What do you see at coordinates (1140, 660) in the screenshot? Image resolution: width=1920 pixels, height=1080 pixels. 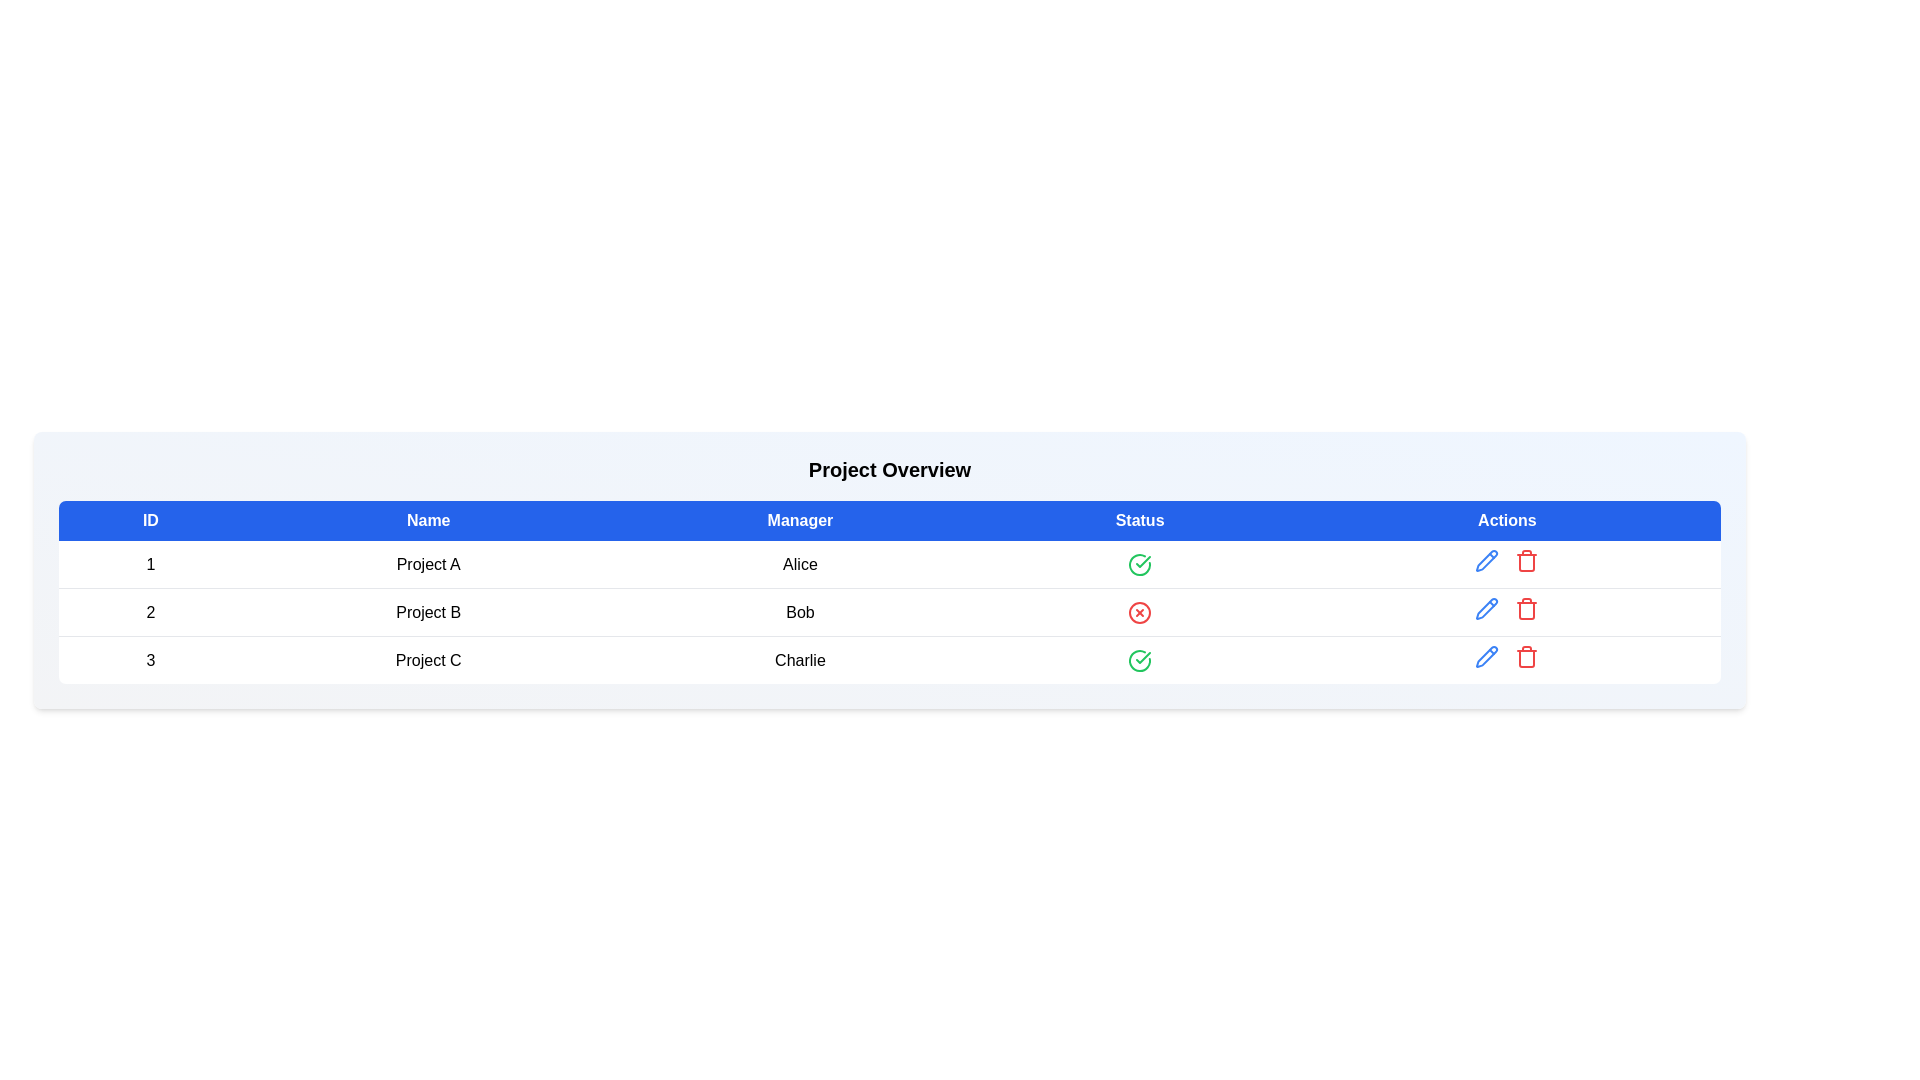 I see `the green checkmark status indicator located in the 'Status' column of the third row in the table, which corresponds to the project managed by 'Charlie'` at bounding box center [1140, 660].